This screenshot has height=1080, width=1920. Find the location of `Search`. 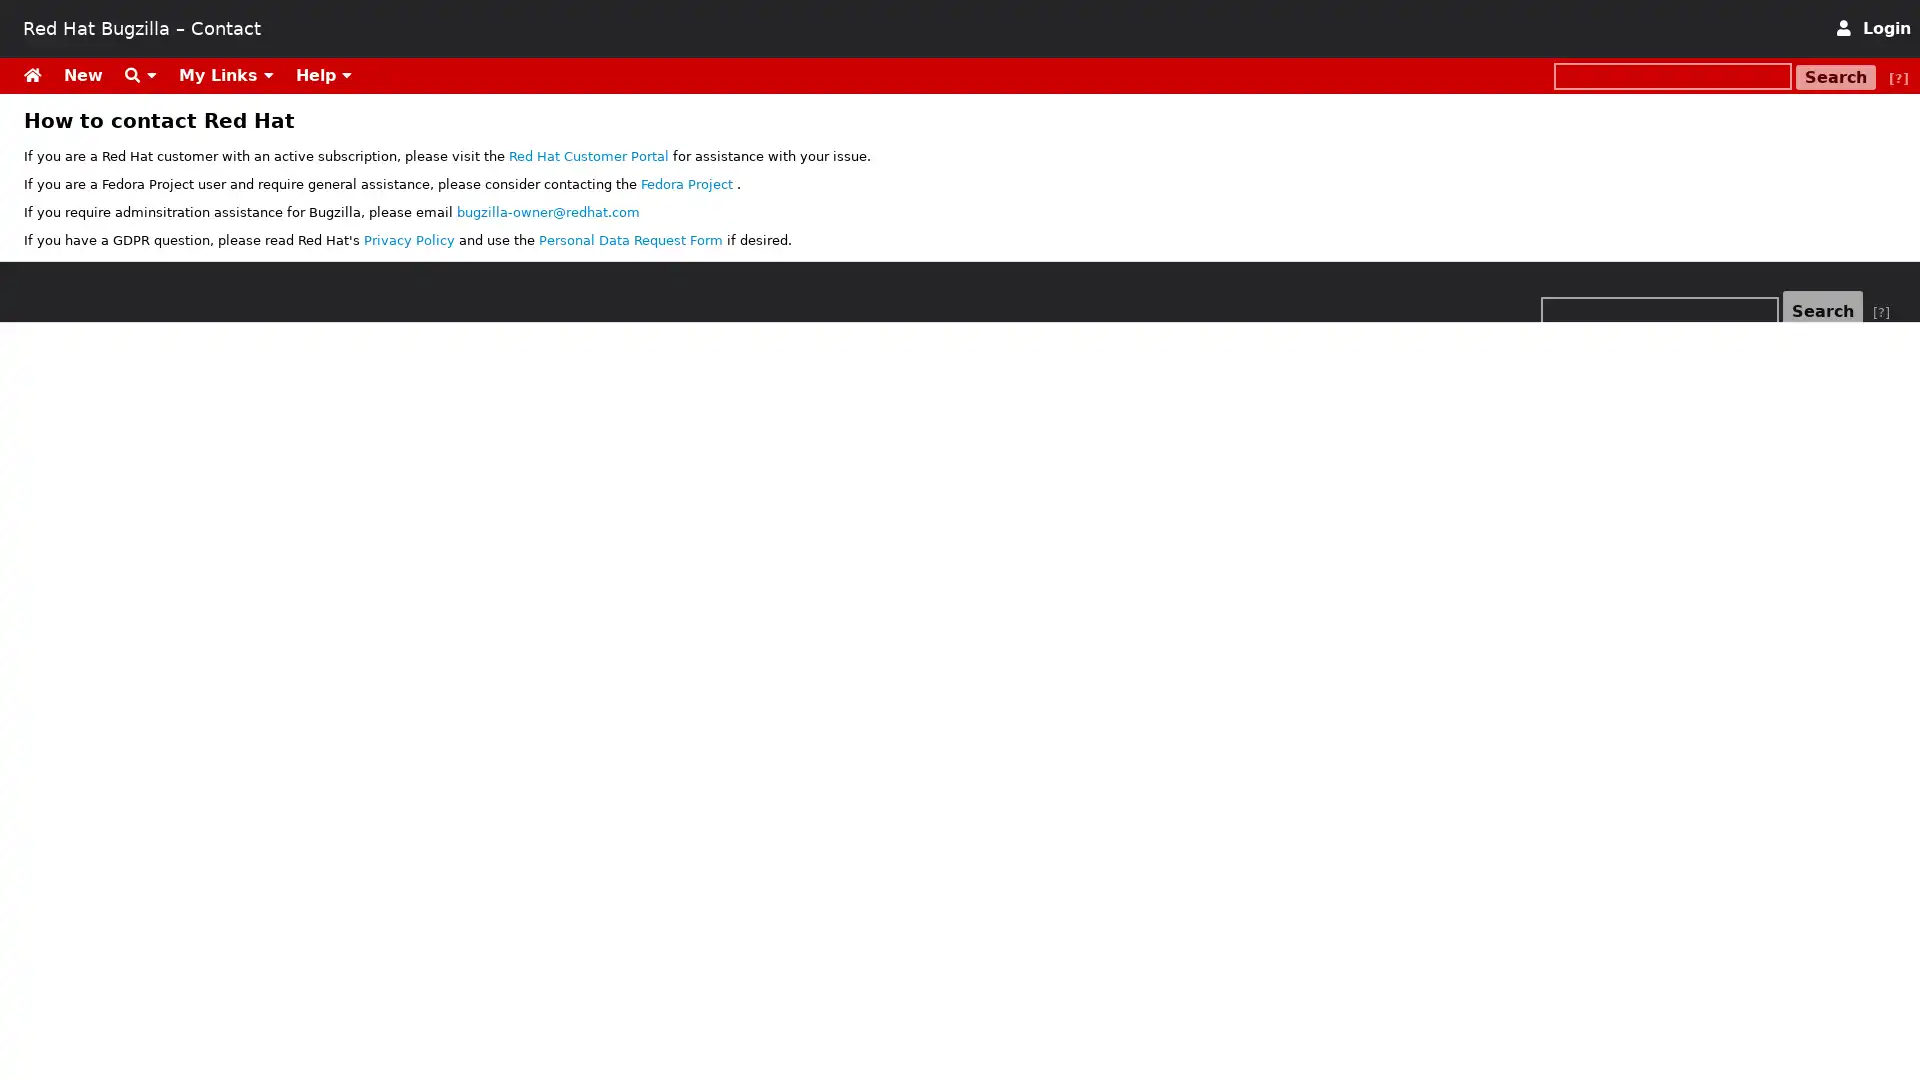

Search is located at coordinates (1836, 76).